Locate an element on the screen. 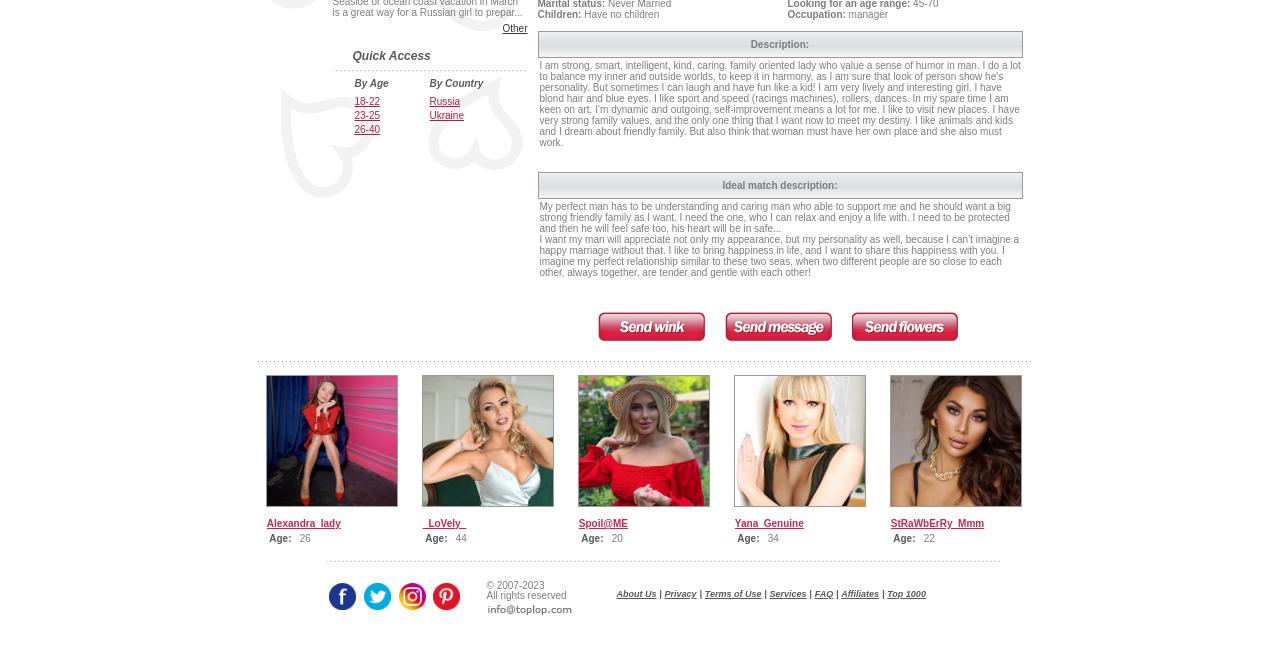 This screenshot has height=656, width=1280. 'Alexandra_lady' is located at coordinates (301, 523).